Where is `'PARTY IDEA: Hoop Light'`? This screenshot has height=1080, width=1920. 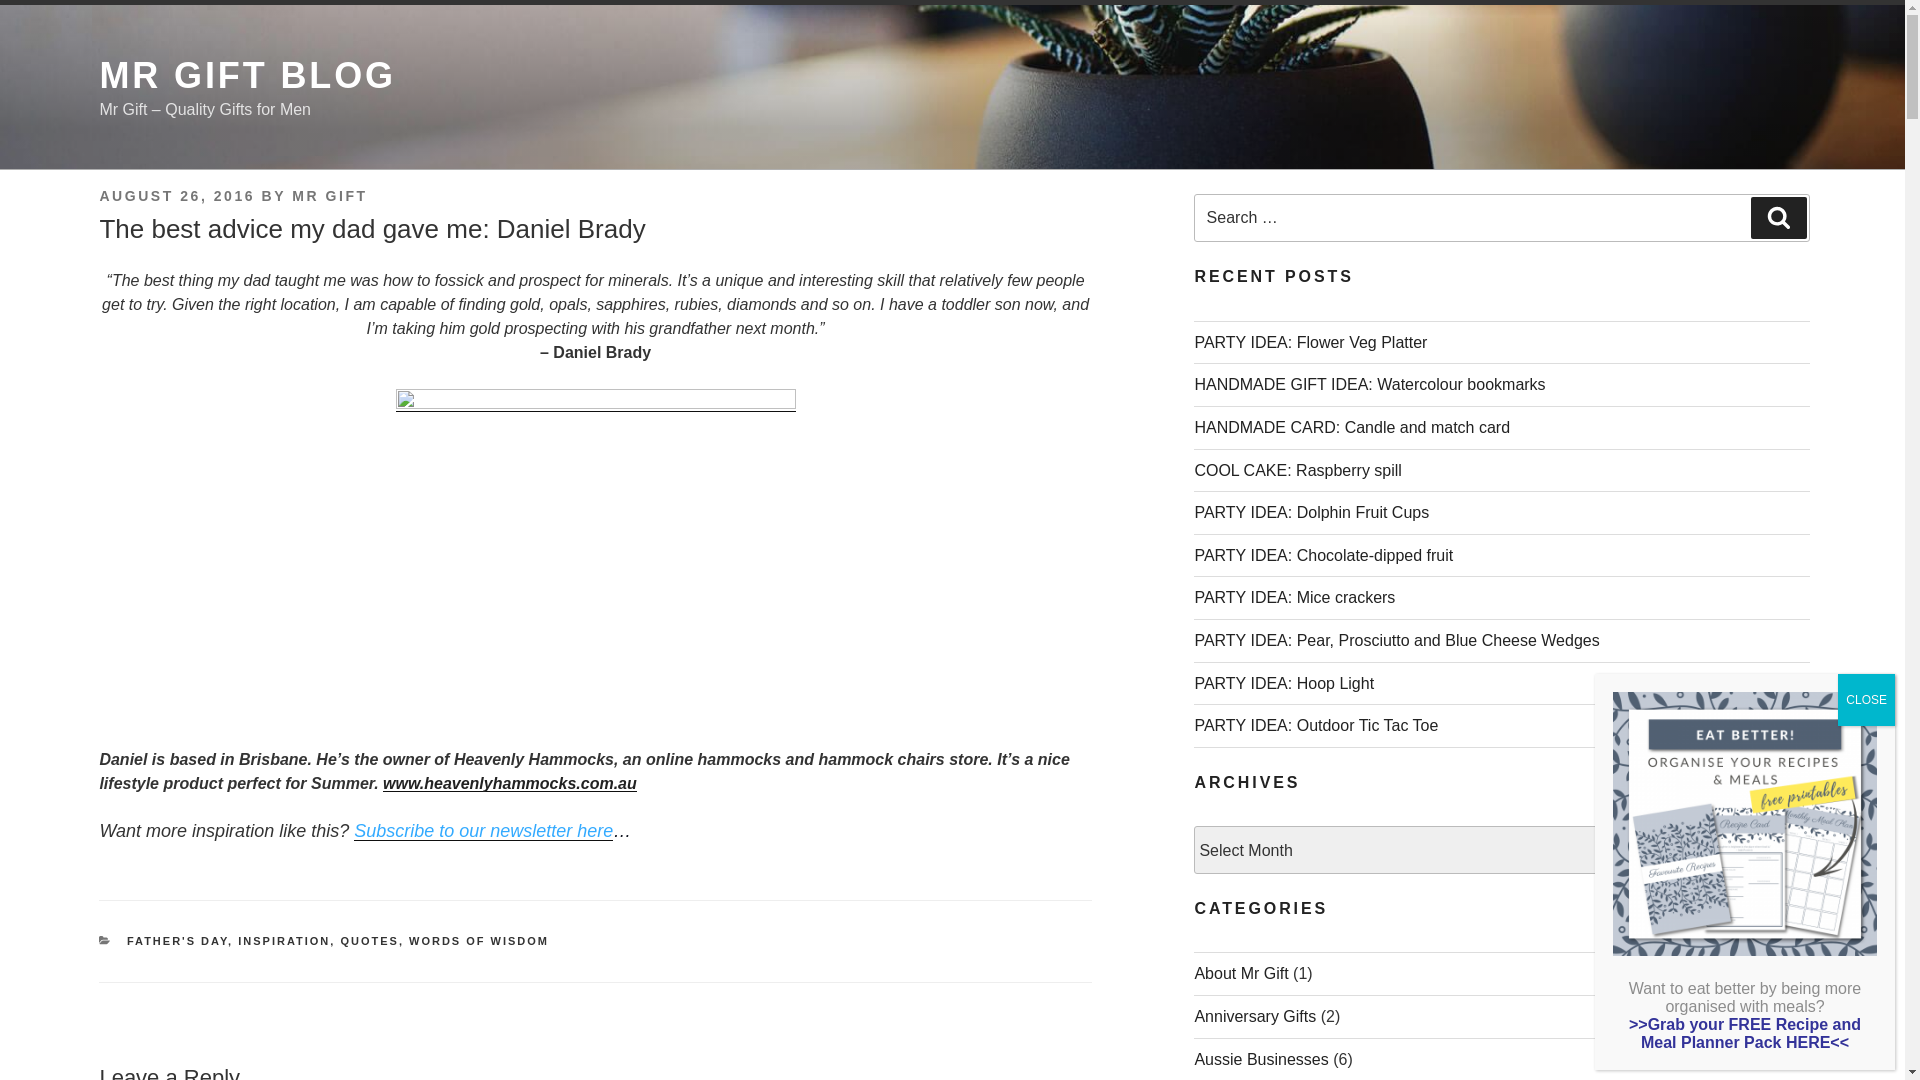 'PARTY IDEA: Hoop Light' is located at coordinates (1194, 682).